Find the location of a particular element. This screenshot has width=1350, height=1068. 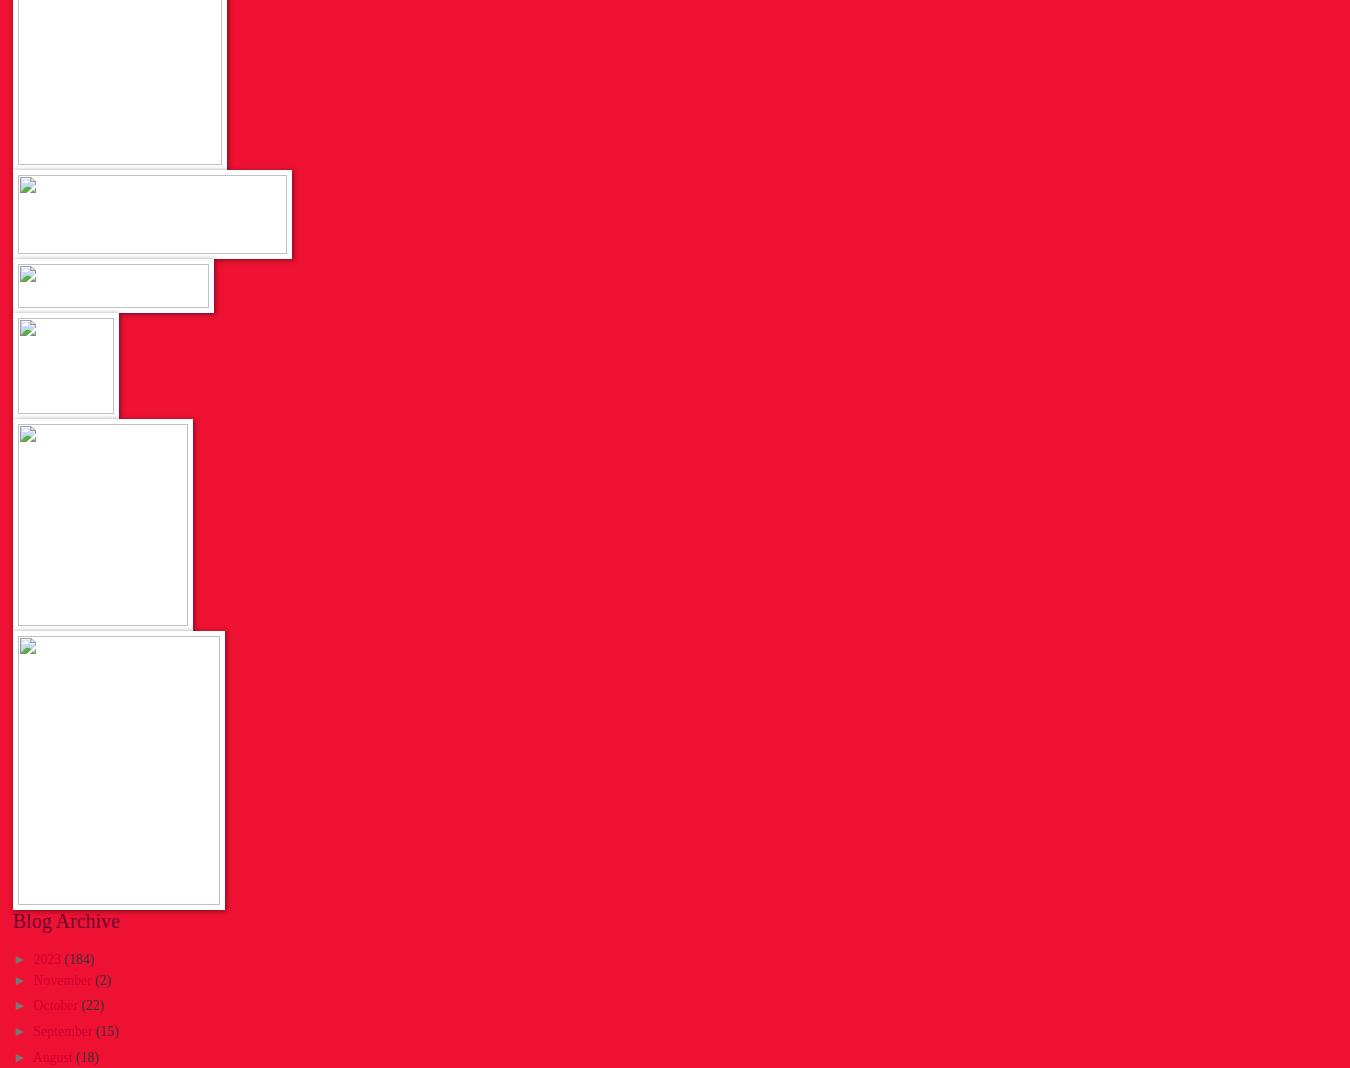

'(22)' is located at coordinates (91, 1005).